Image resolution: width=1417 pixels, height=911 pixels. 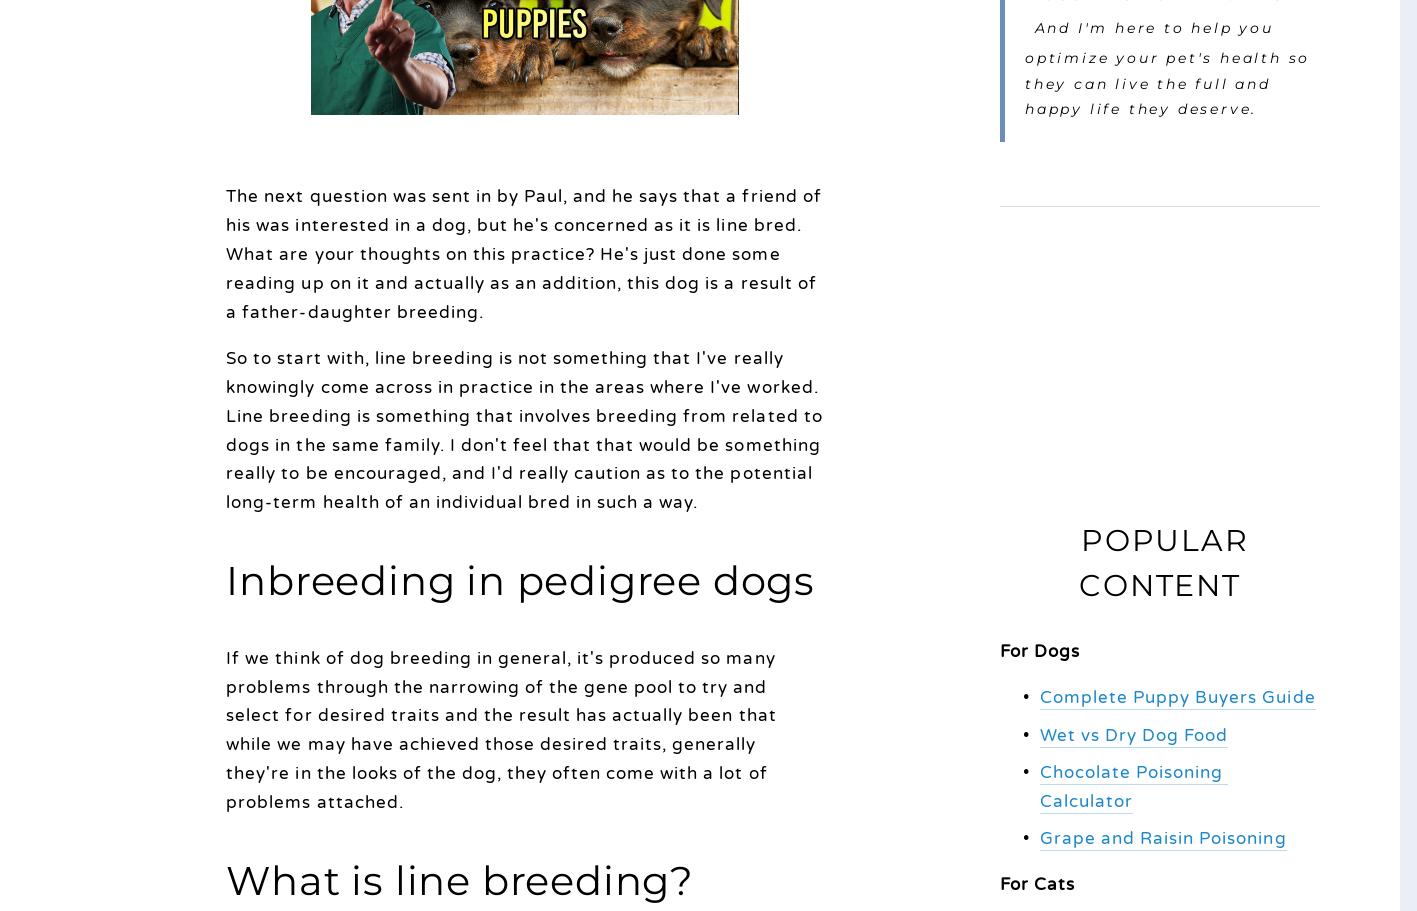 I want to click on 'For Cats', so click(x=1037, y=883).